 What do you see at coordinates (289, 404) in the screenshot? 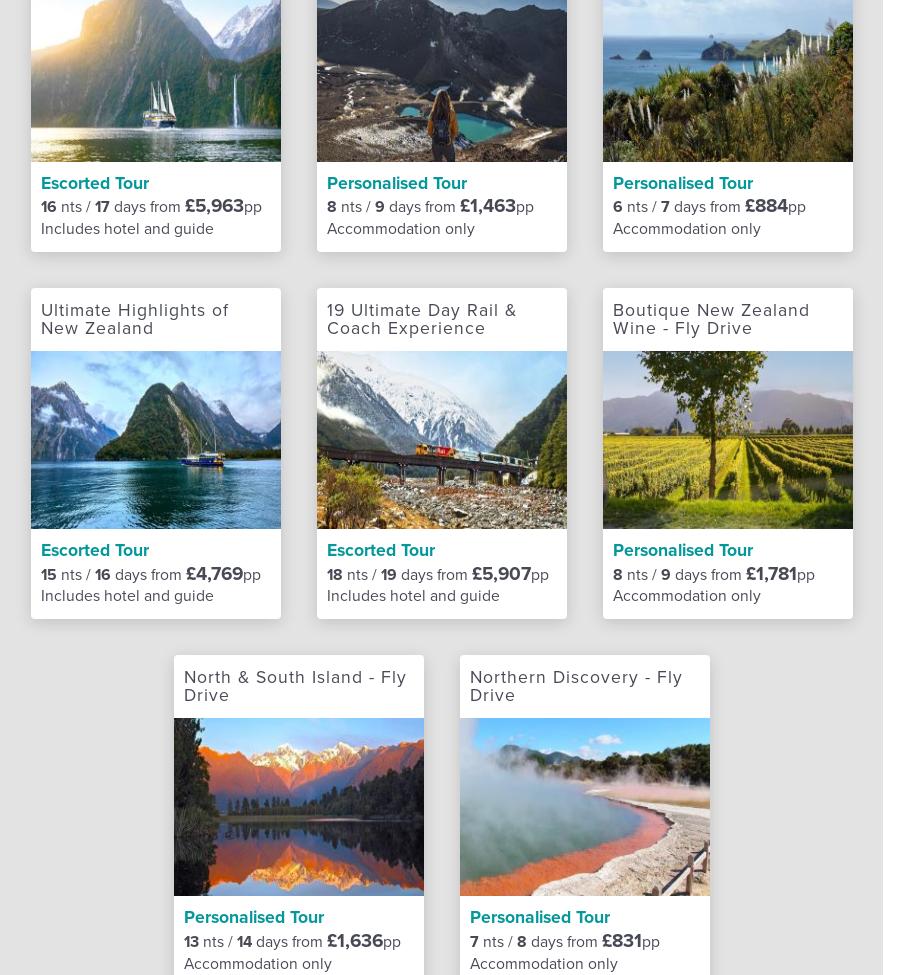
I see `'Airport lounges'` at bounding box center [289, 404].